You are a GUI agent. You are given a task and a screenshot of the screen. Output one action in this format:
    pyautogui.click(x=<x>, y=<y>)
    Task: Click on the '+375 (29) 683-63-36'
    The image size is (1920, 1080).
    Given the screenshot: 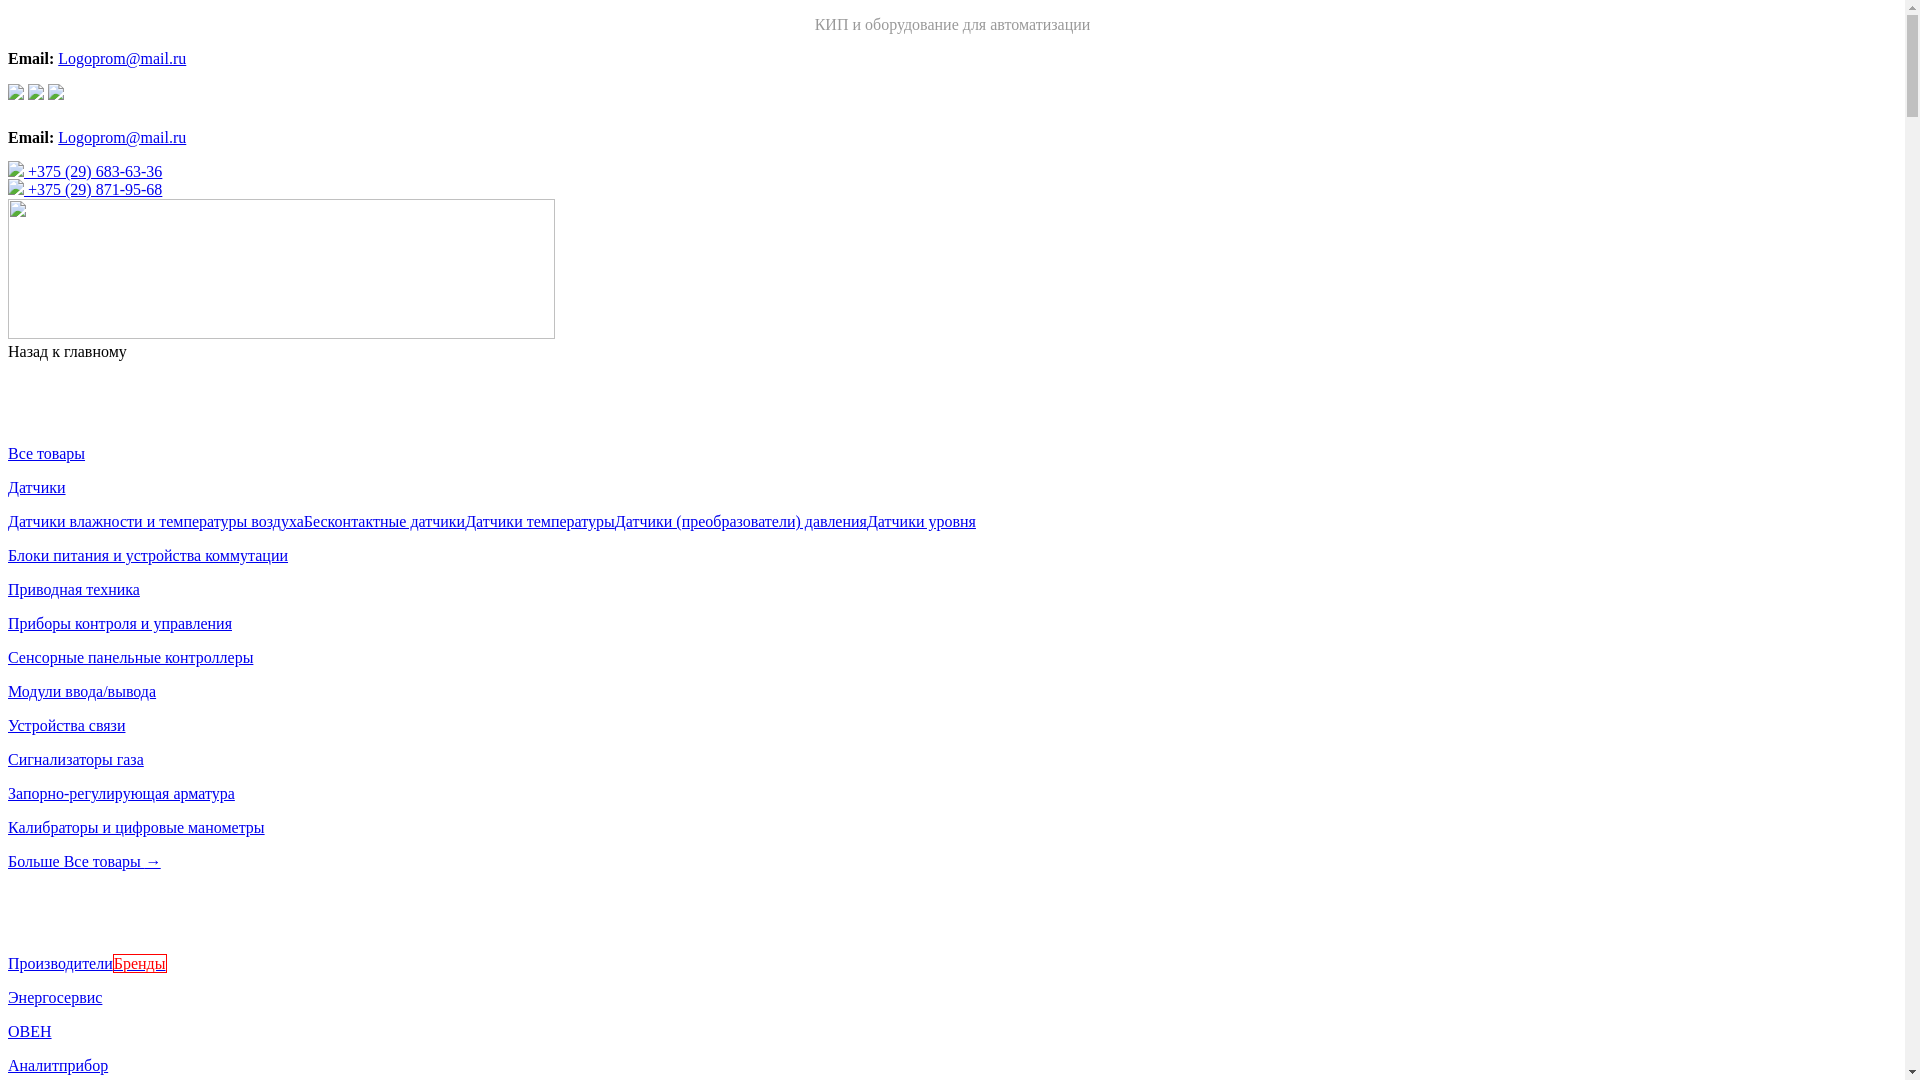 What is the action you would take?
    pyautogui.click(x=8, y=170)
    